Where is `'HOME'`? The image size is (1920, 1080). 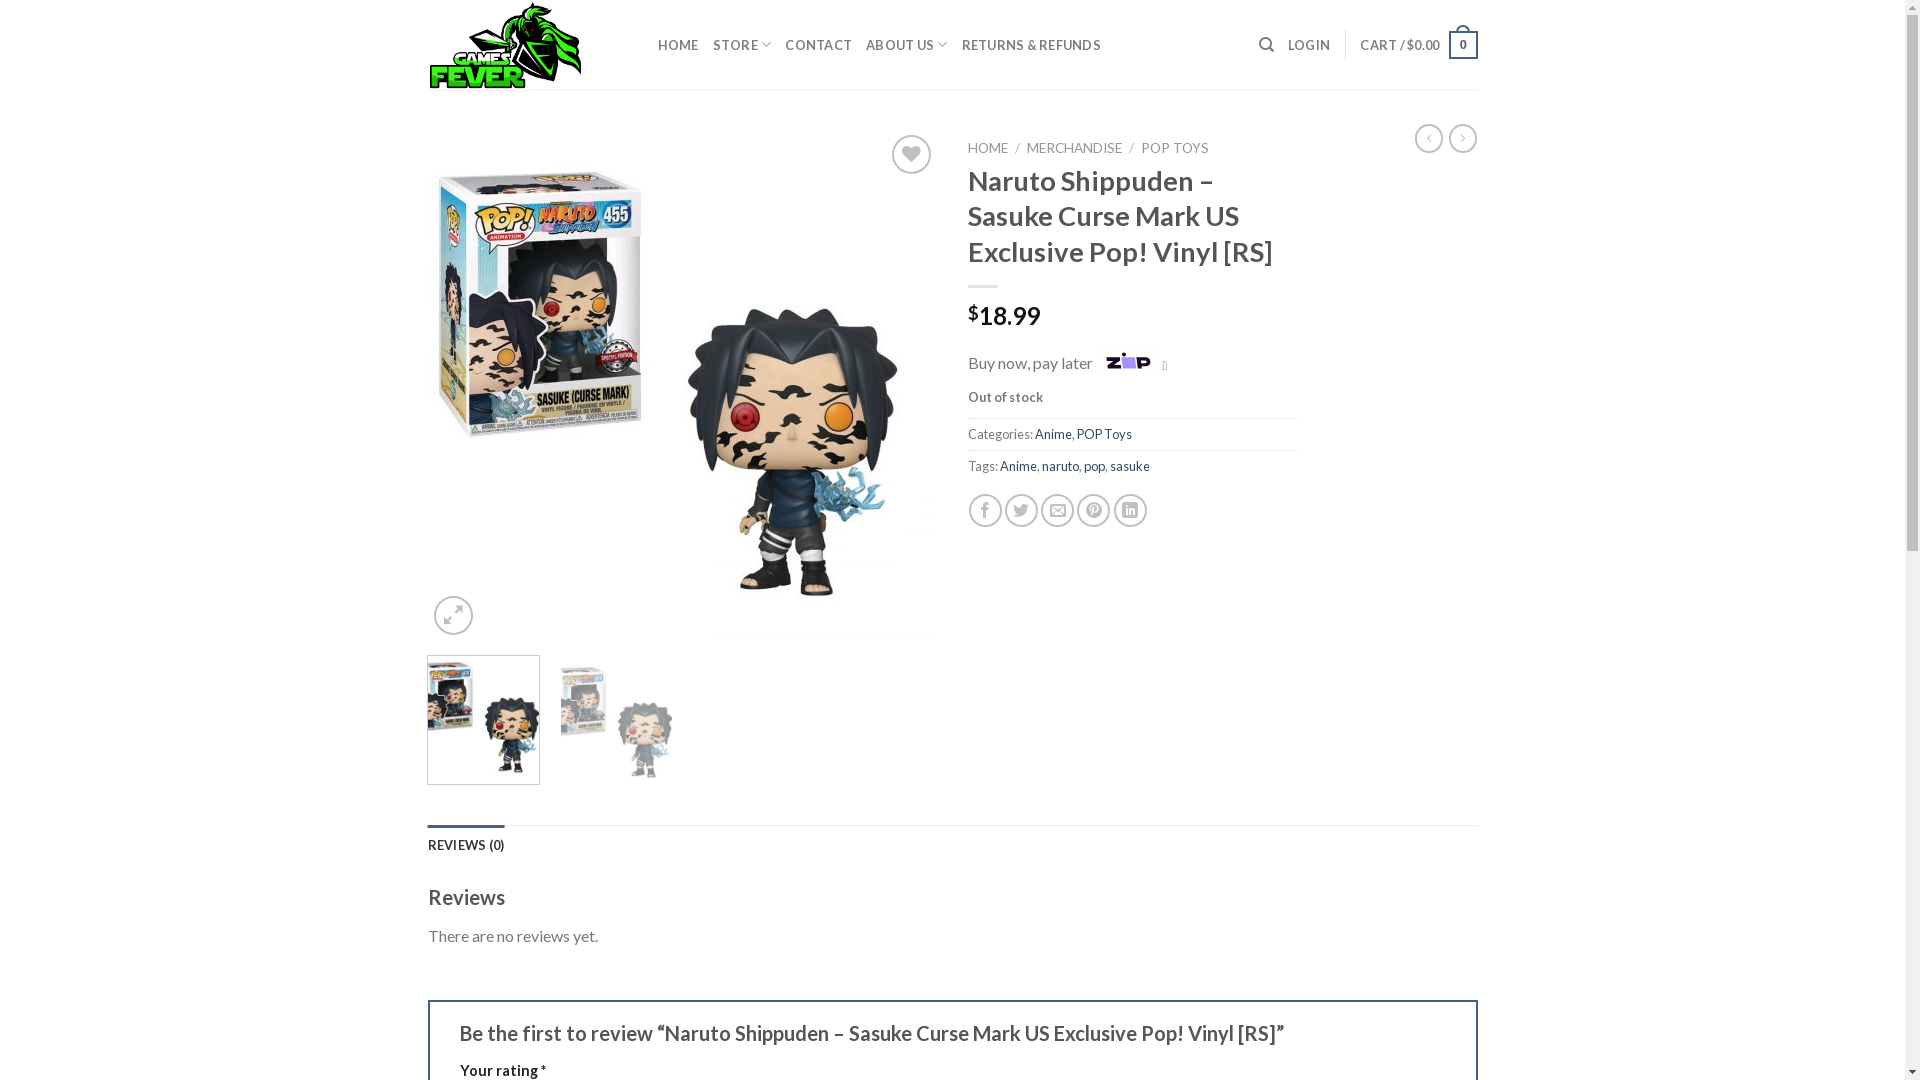
'HOME' is located at coordinates (678, 45).